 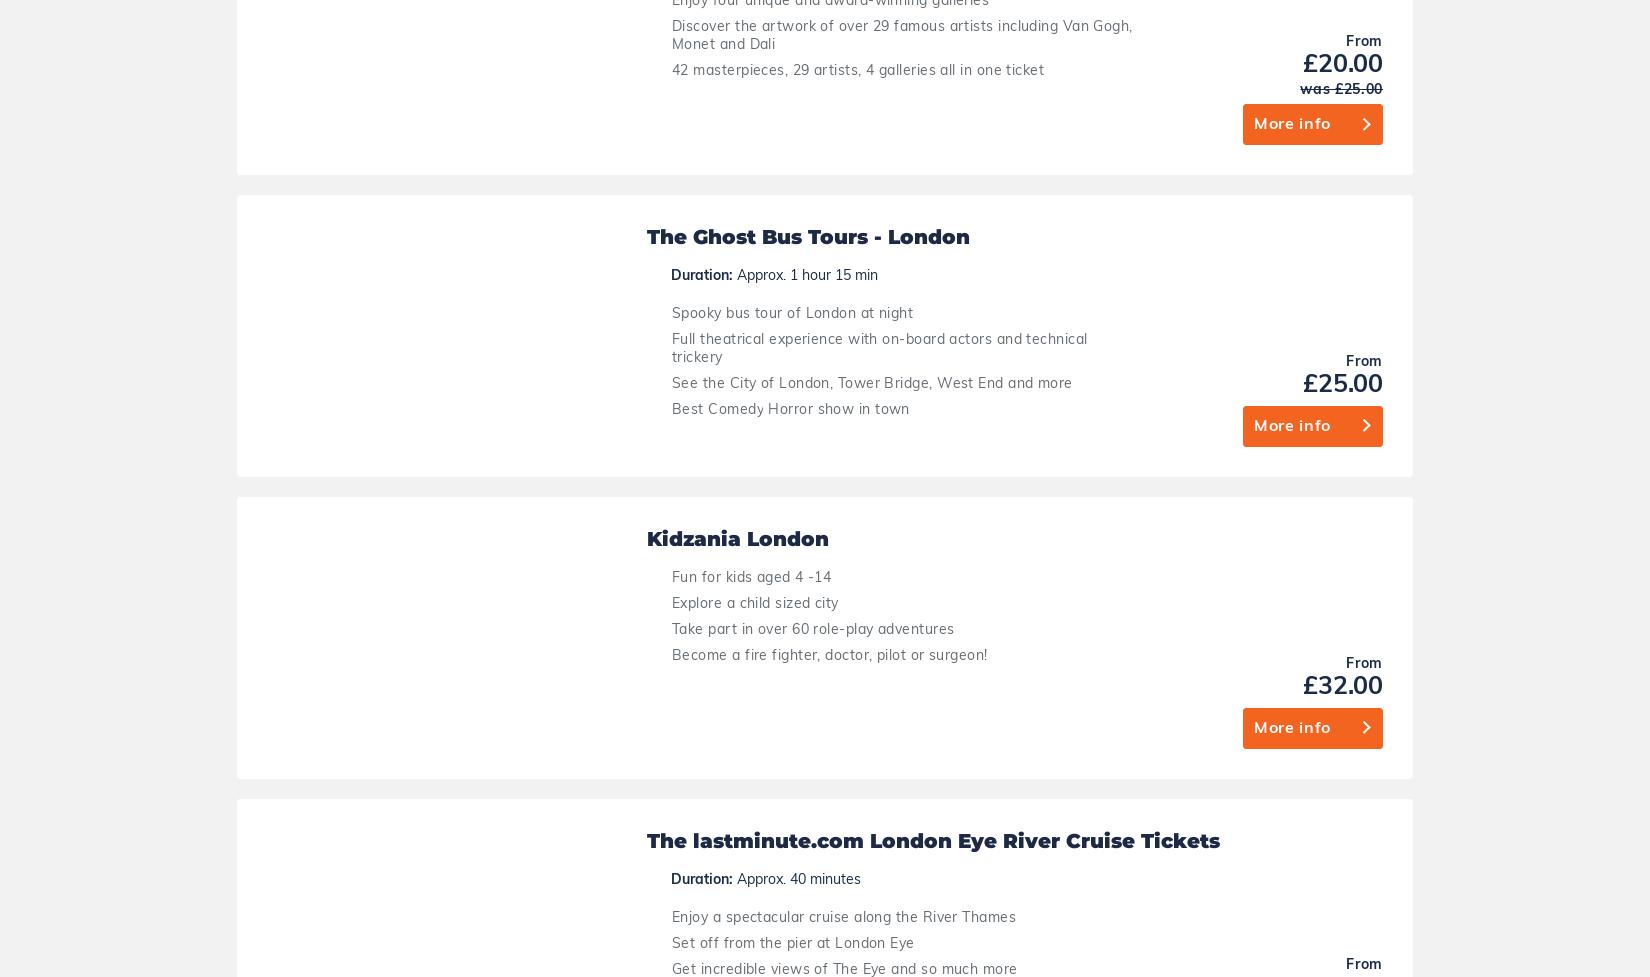 What do you see at coordinates (868, 721) in the screenshot?
I see `'London Transport Museum - Kids go free'` at bounding box center [868, 721].